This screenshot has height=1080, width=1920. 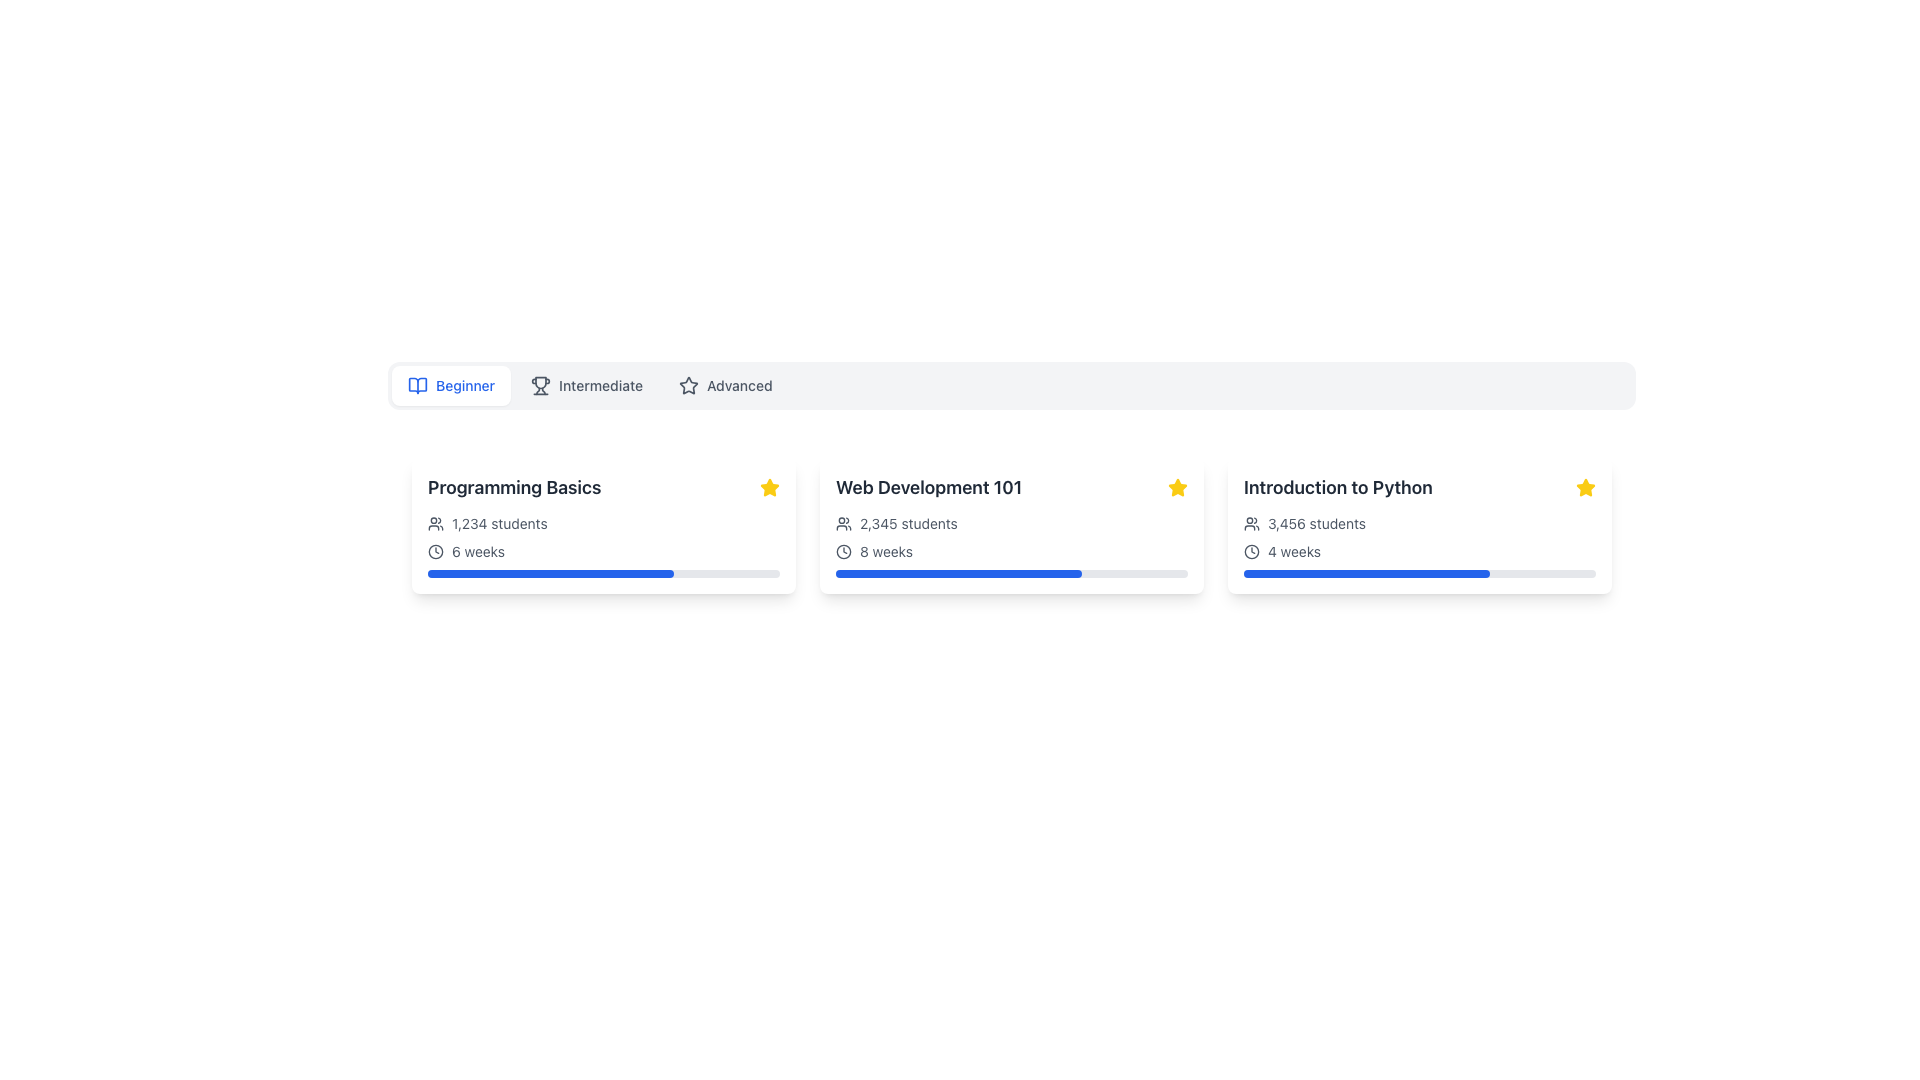 I want to click on the navigation tab or segmented control, so click(x=1012, y=385).